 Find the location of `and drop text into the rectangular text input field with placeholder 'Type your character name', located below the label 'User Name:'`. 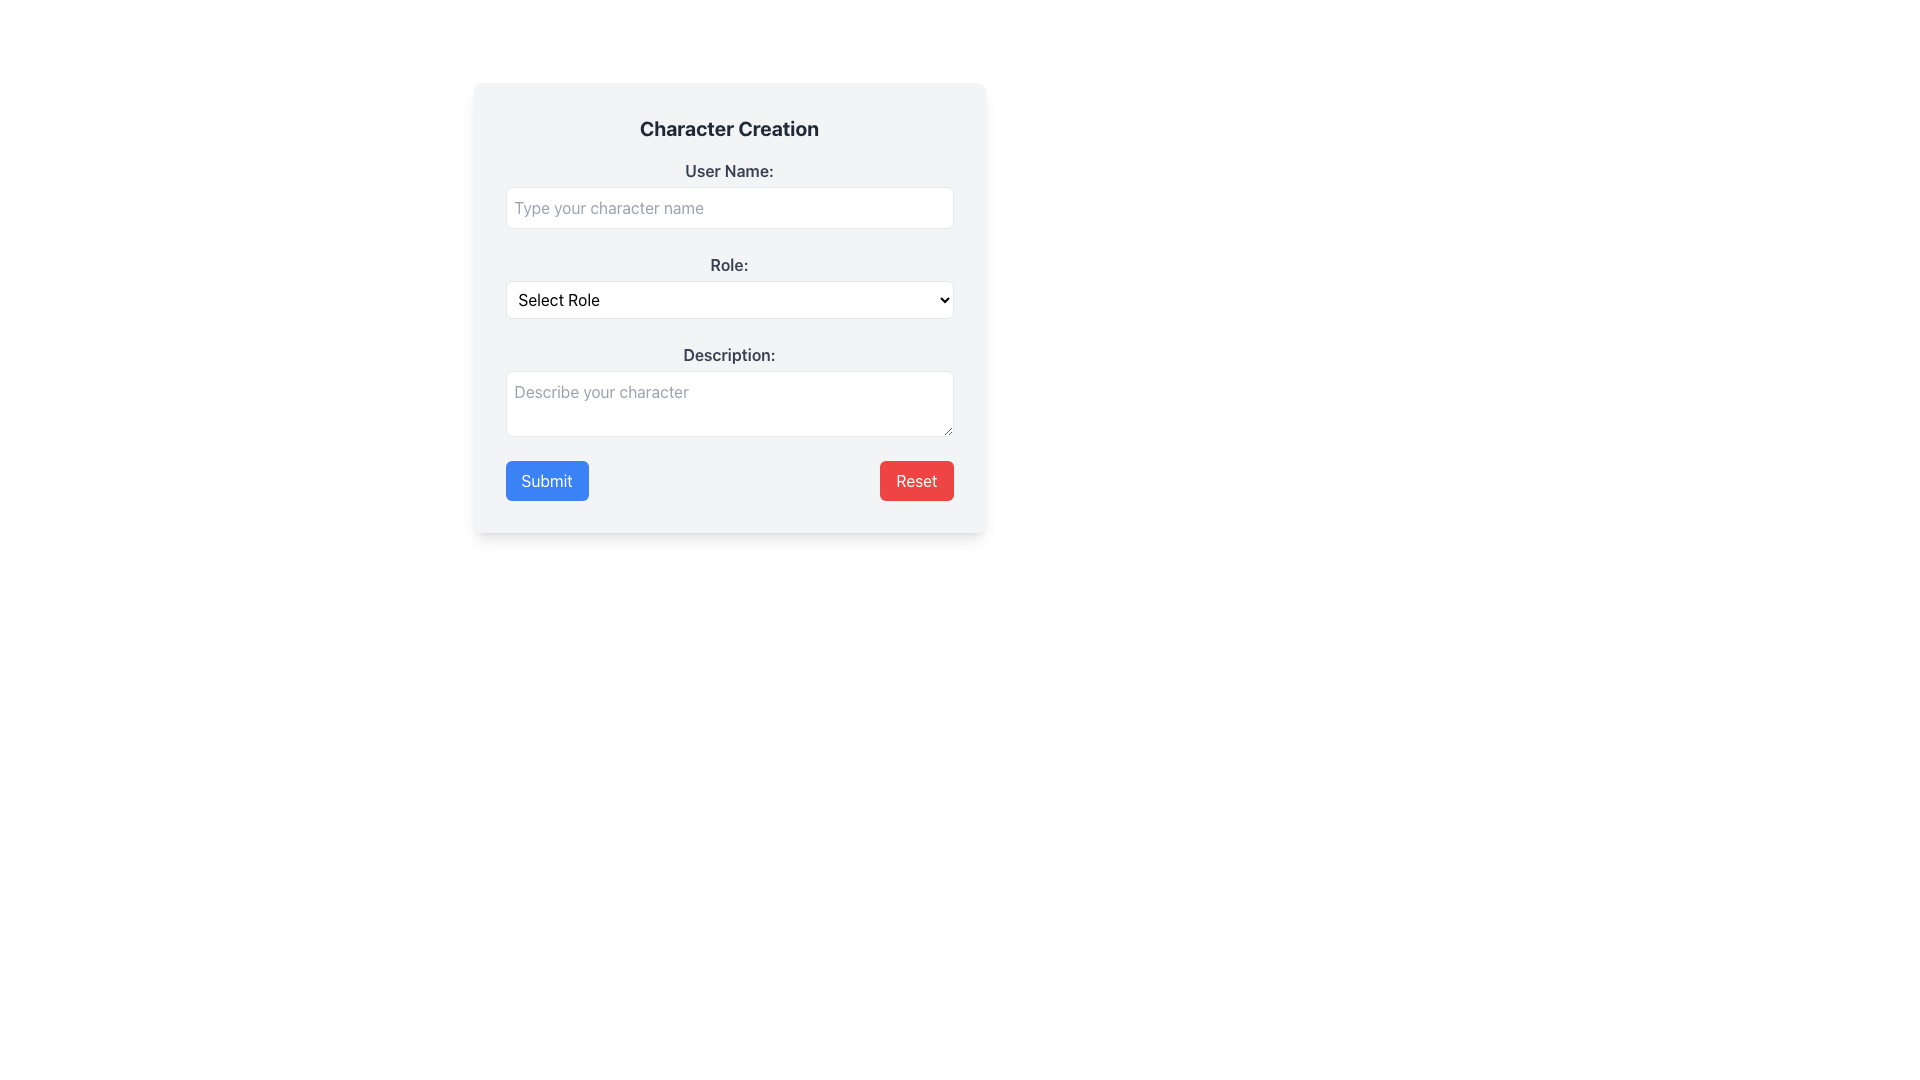

and drop text into the rectangular text input field with placeholder 'Type your character name', located below the label 'User Name:' is located at coordinates (728, 208).